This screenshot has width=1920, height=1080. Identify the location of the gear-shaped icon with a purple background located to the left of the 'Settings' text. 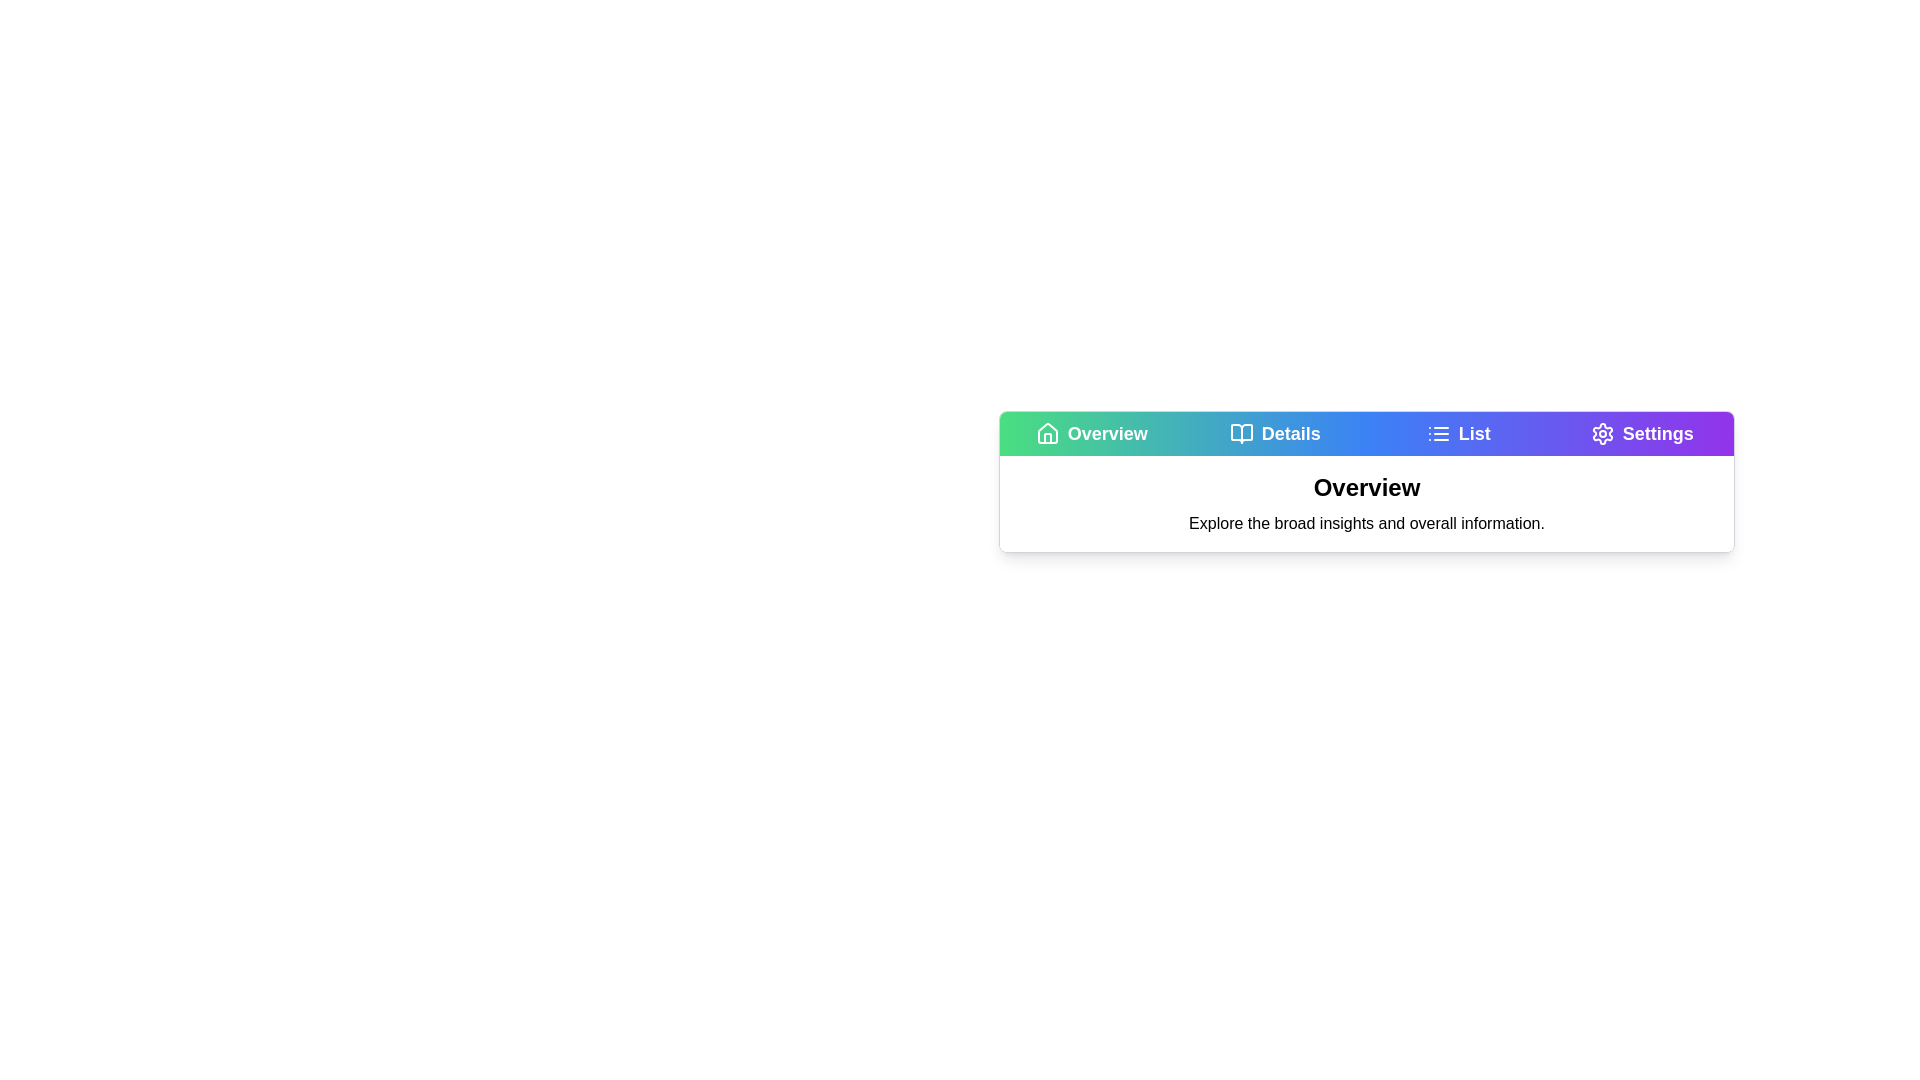
(1602, 433).